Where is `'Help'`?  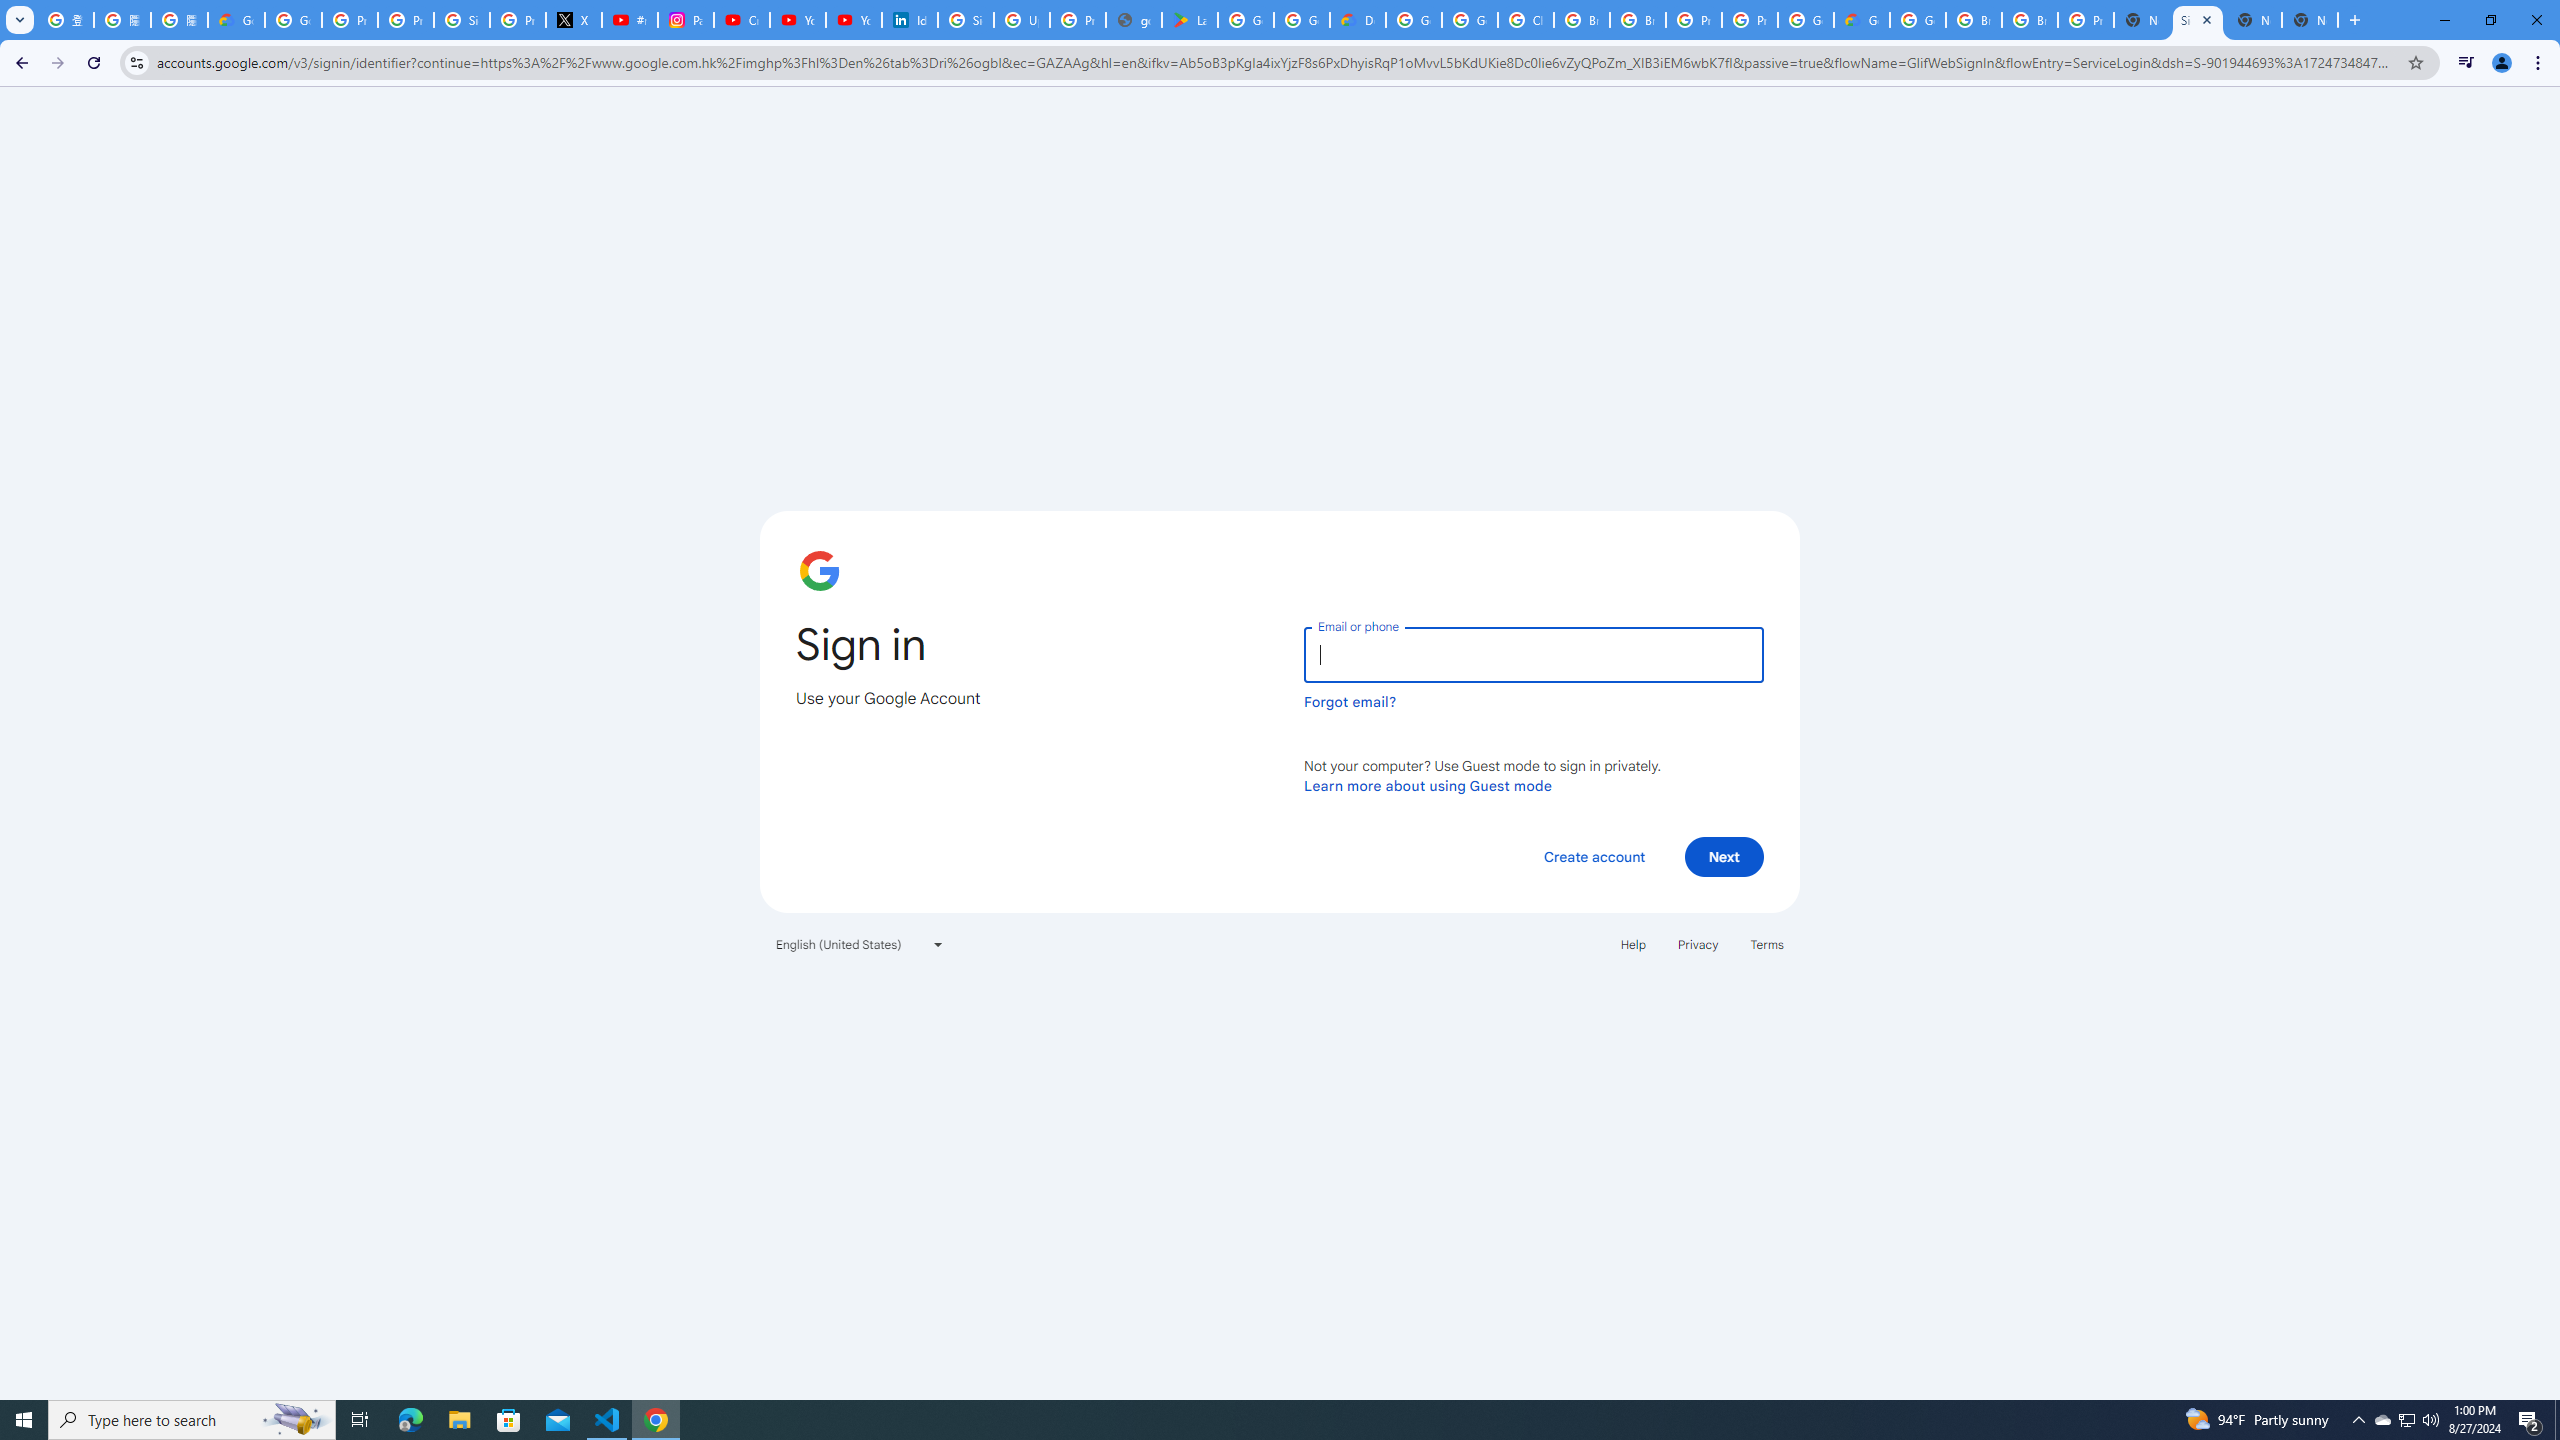
'Help' is located at coordinates (1632, 942).